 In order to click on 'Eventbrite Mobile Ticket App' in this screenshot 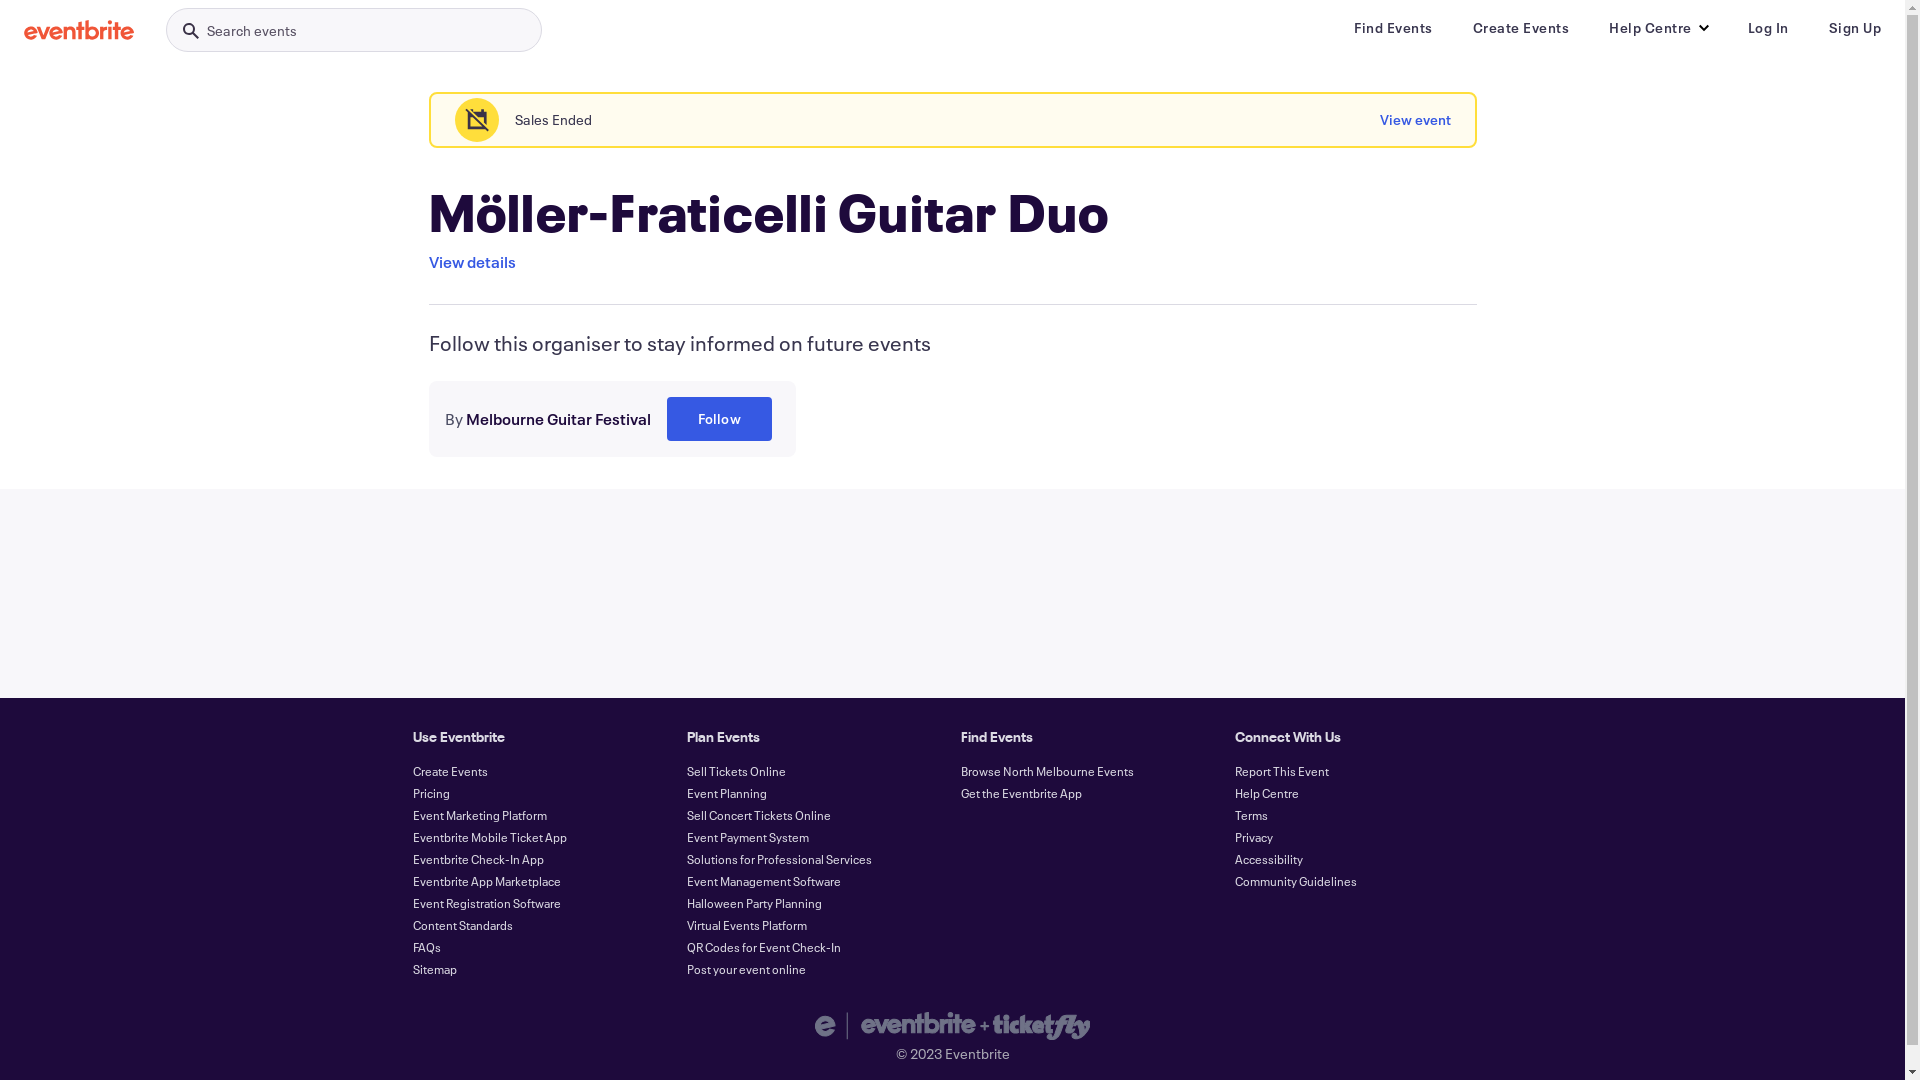, I will do `click(489, 837)`.